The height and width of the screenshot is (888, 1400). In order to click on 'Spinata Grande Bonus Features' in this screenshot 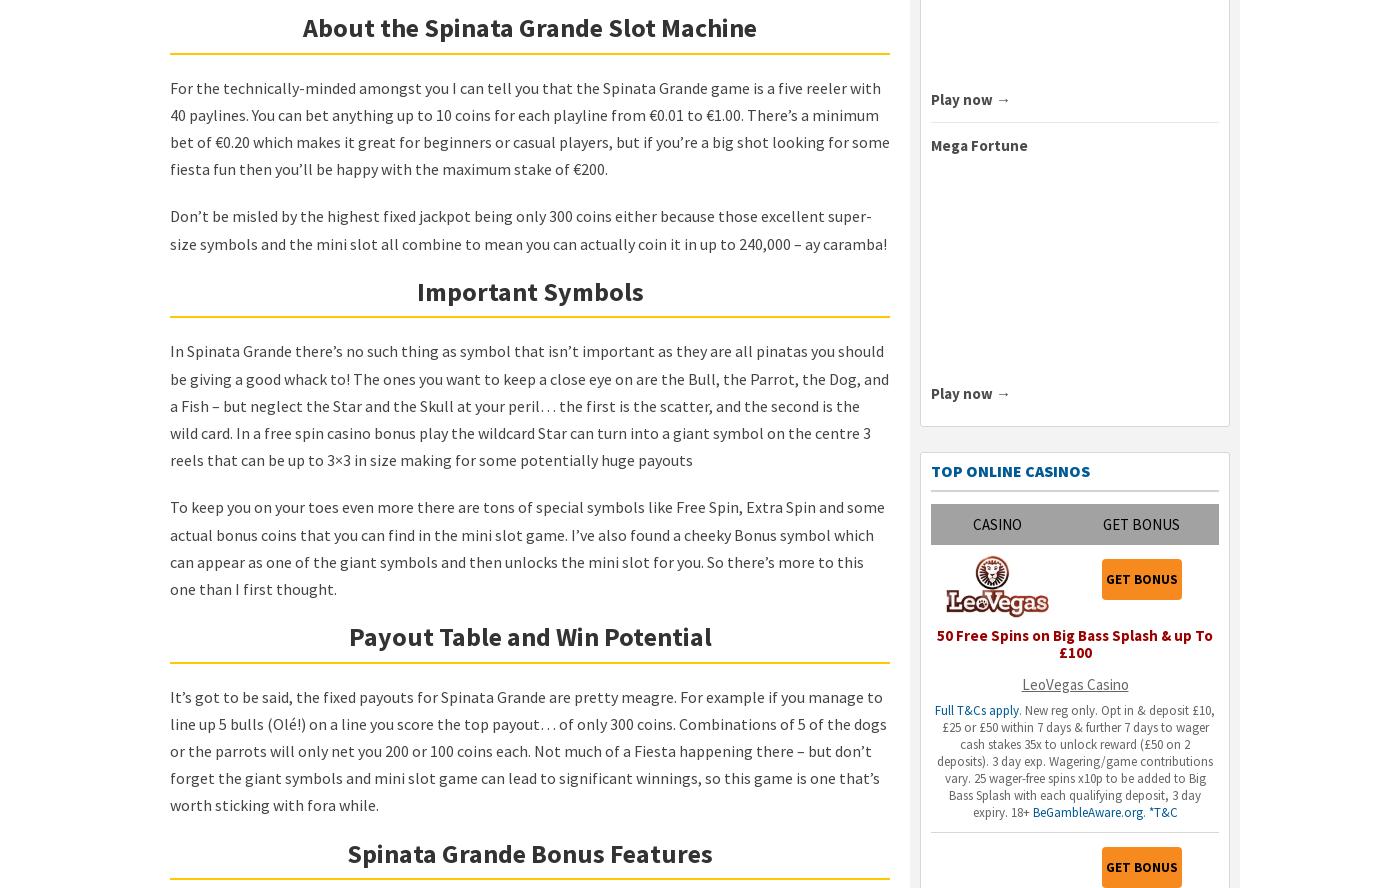, I will do `click(530, 851)`.